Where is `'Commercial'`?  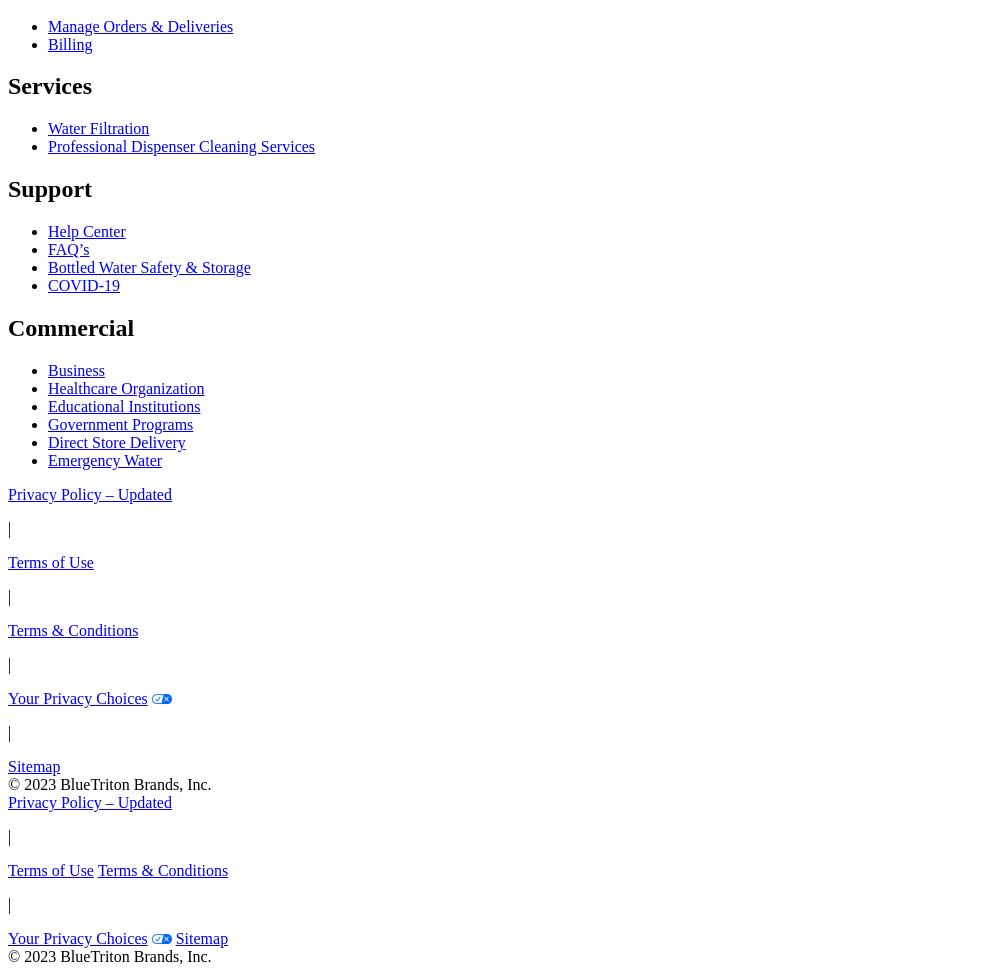
'Commercial' is located at coordinates (70, 328).